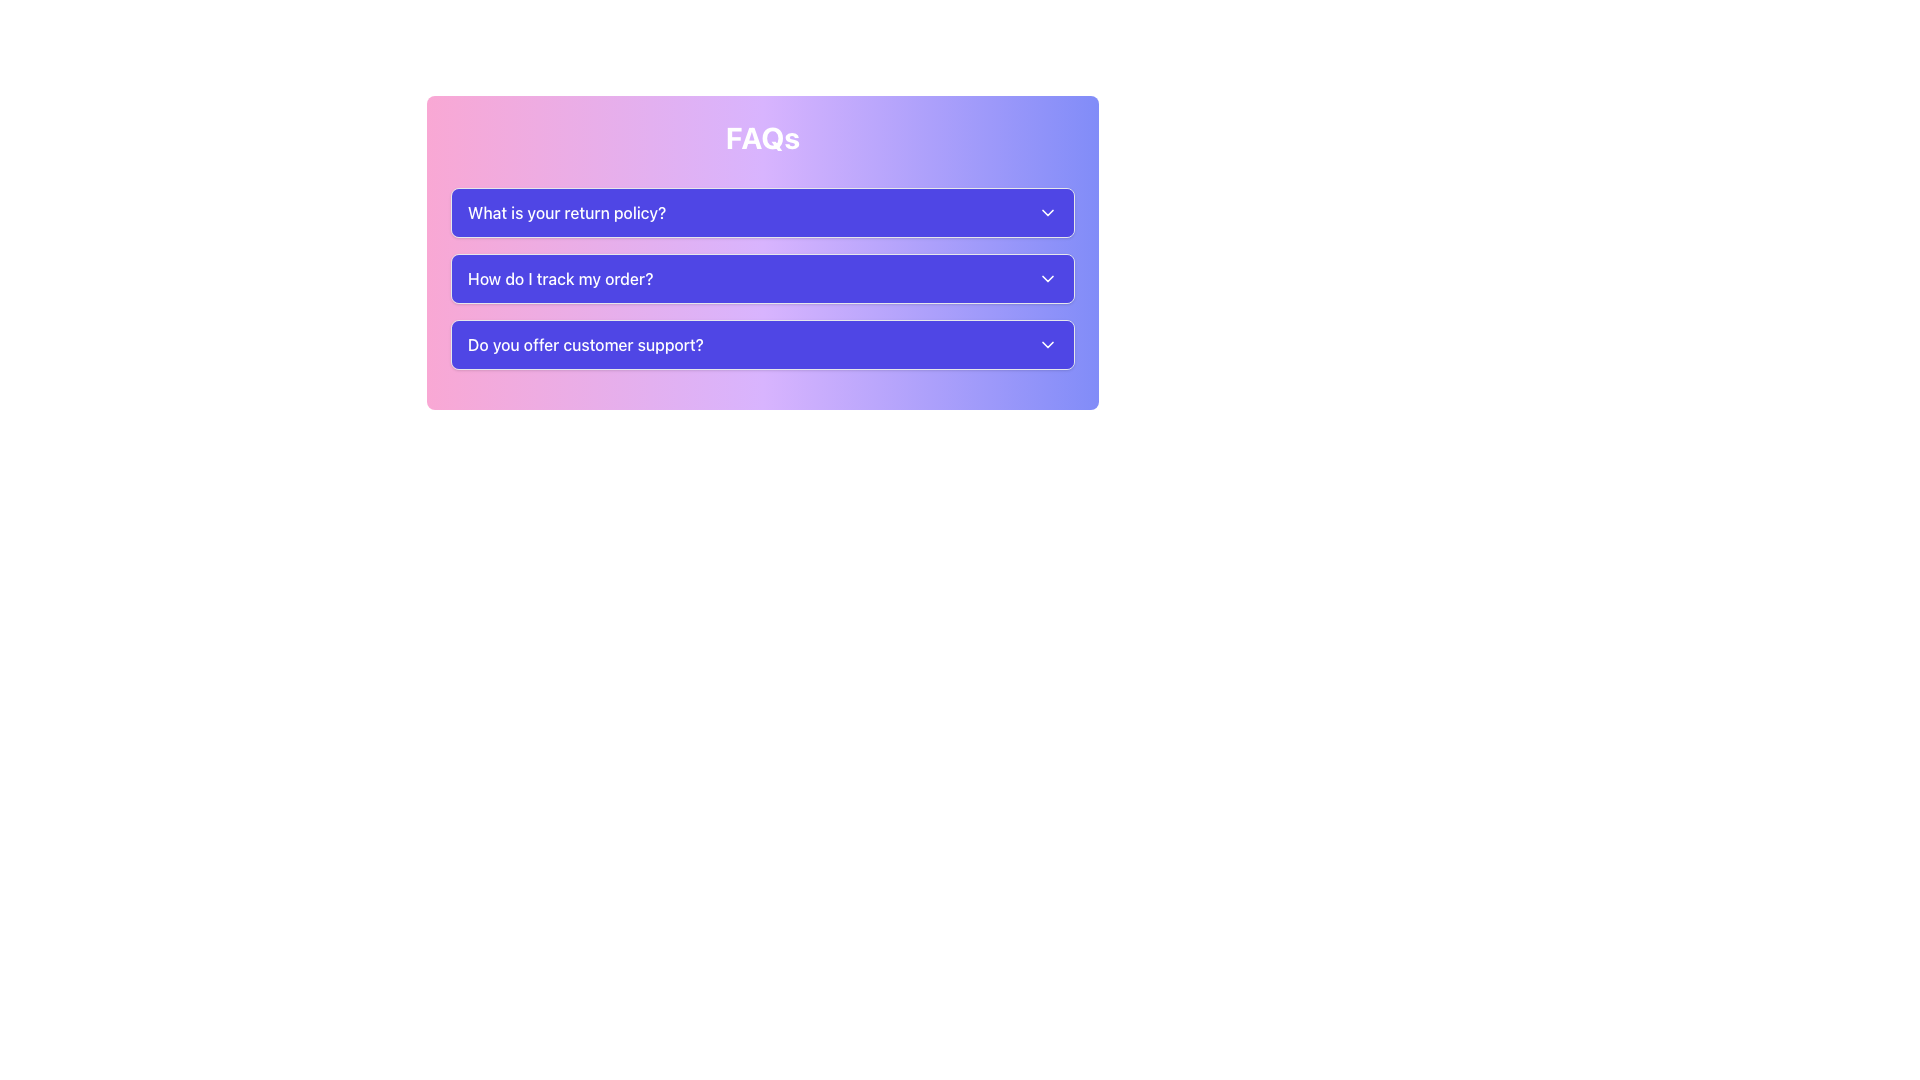  What do you see at coordinates (762, 343) in the screenshot?
I see `the interactive FAQ entry button, which is the third entry in a vertically stacked list` at bounding box center [762, 343].